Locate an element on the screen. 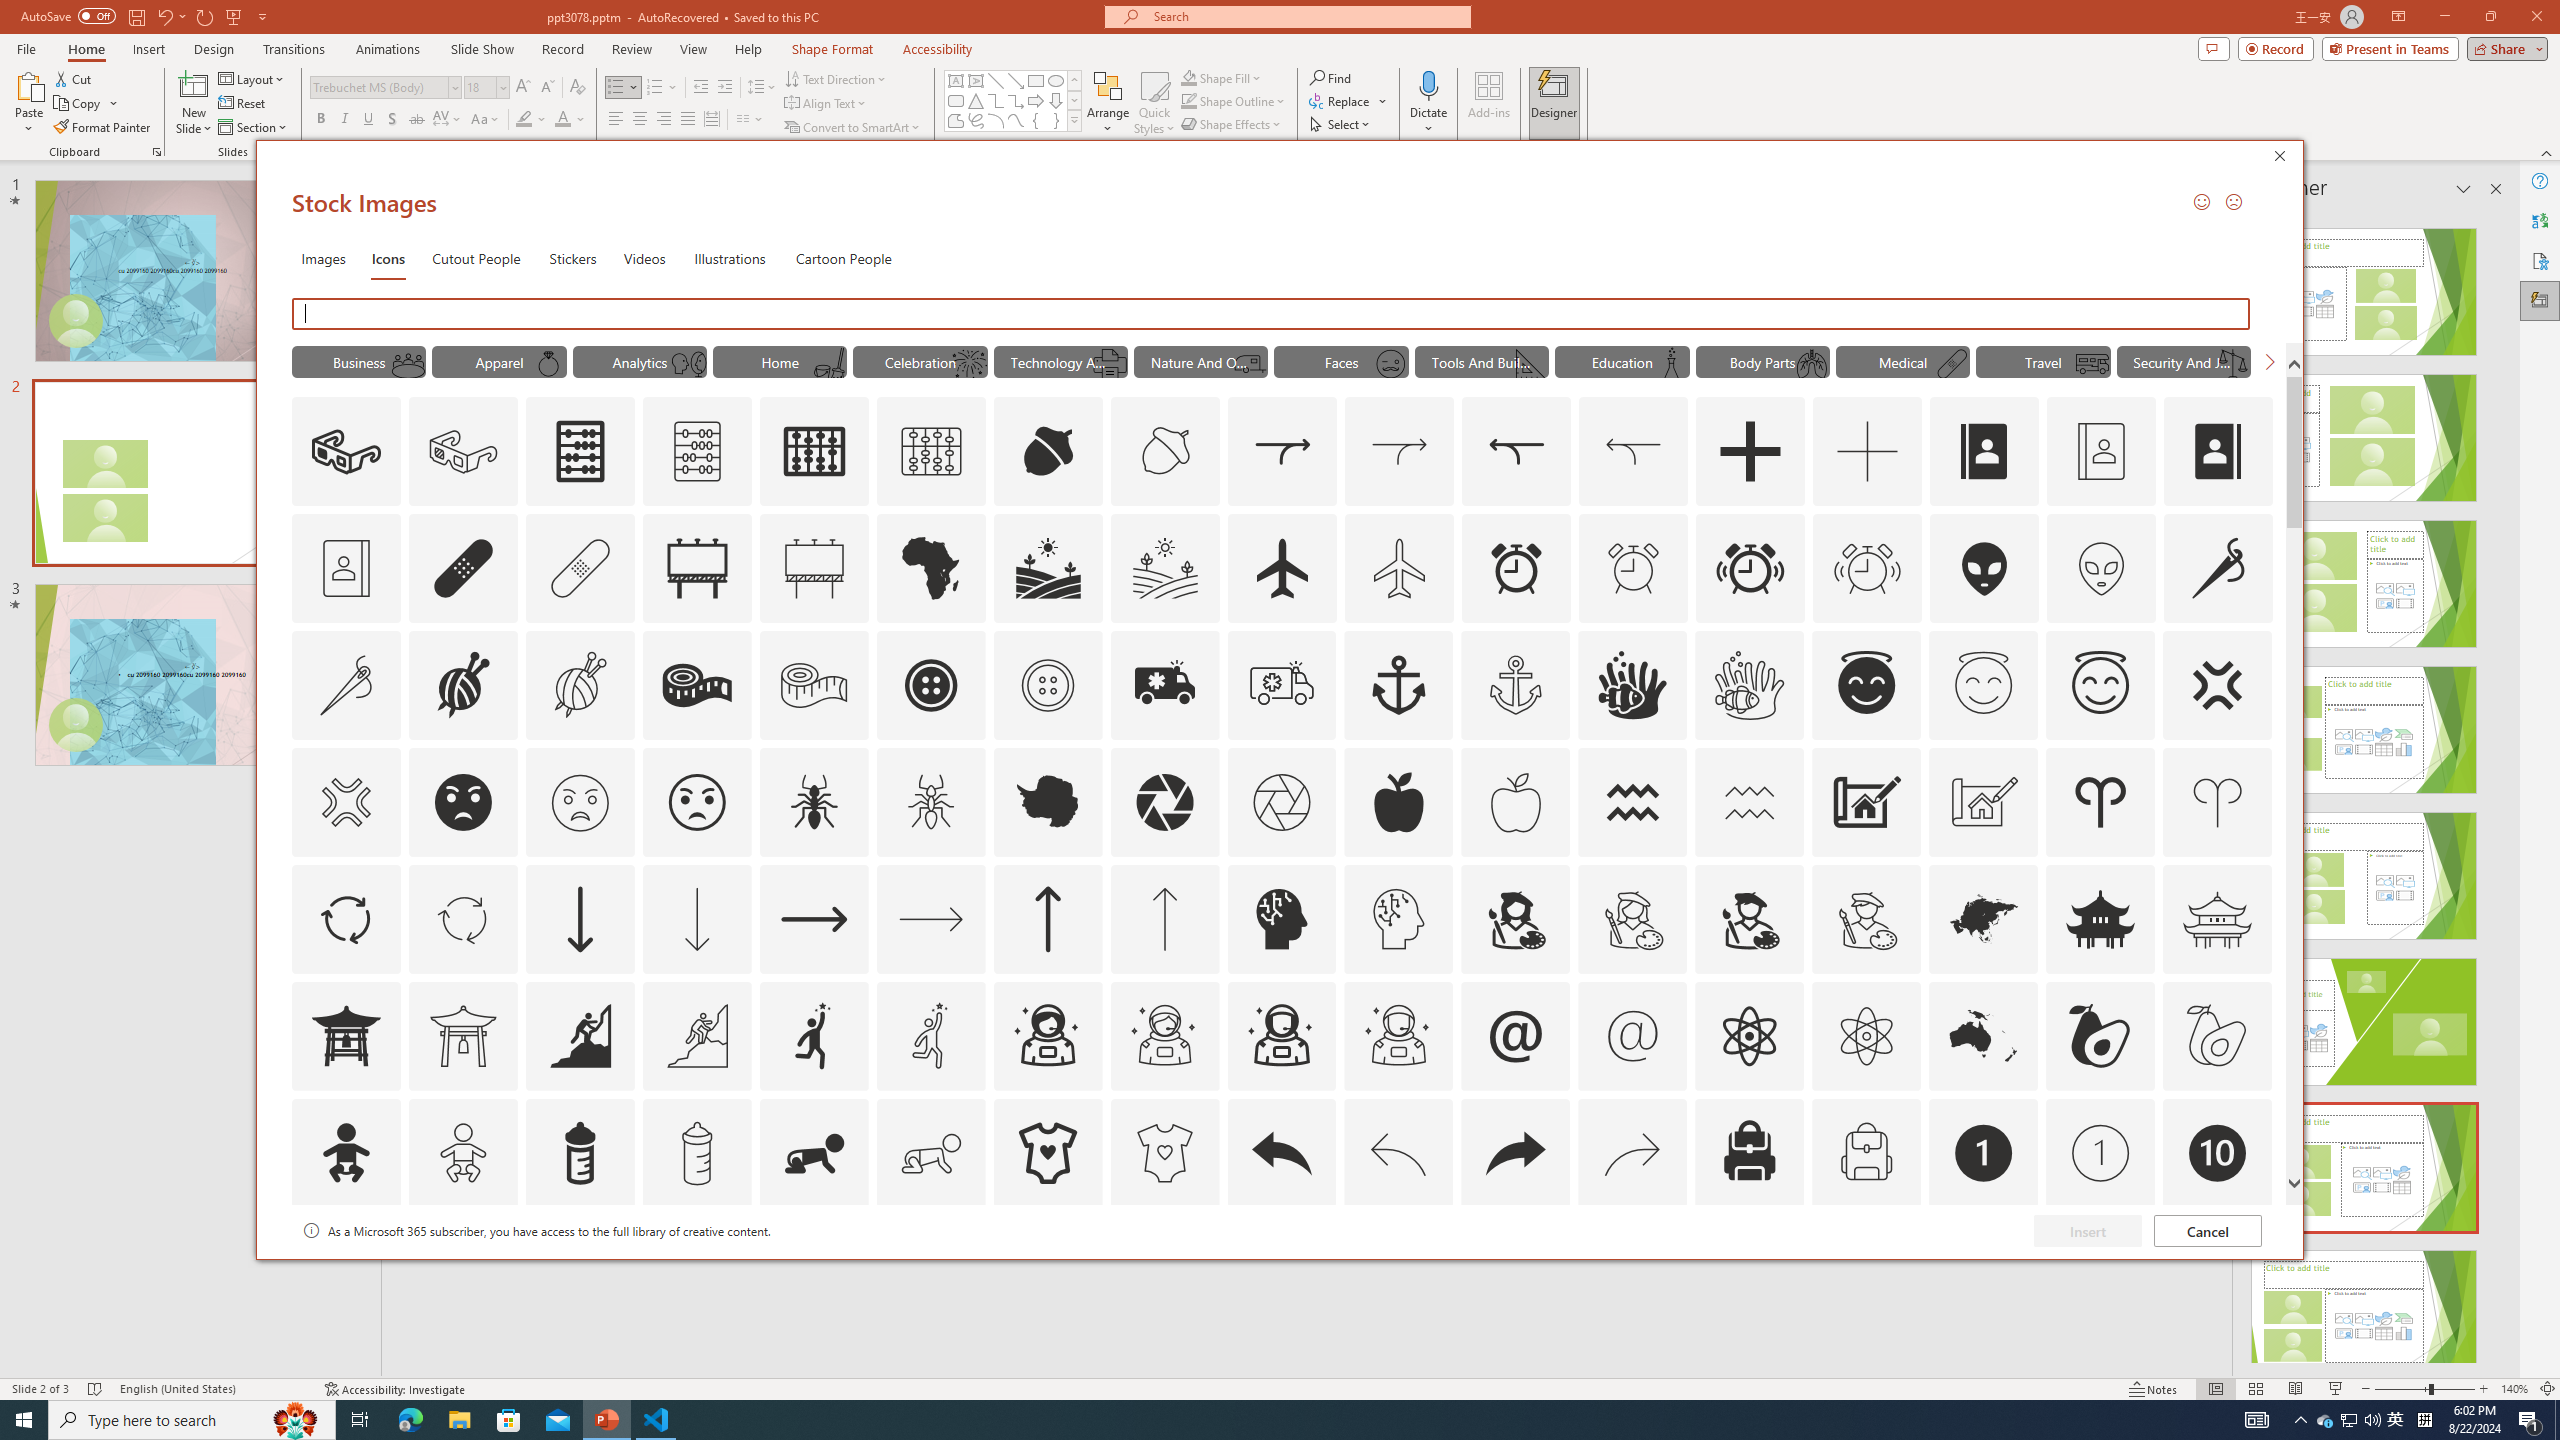 This screenshot has width=2560, height=1440. 'AutomationID: Icons_Atom' is located at coordinates (1750, 1034).